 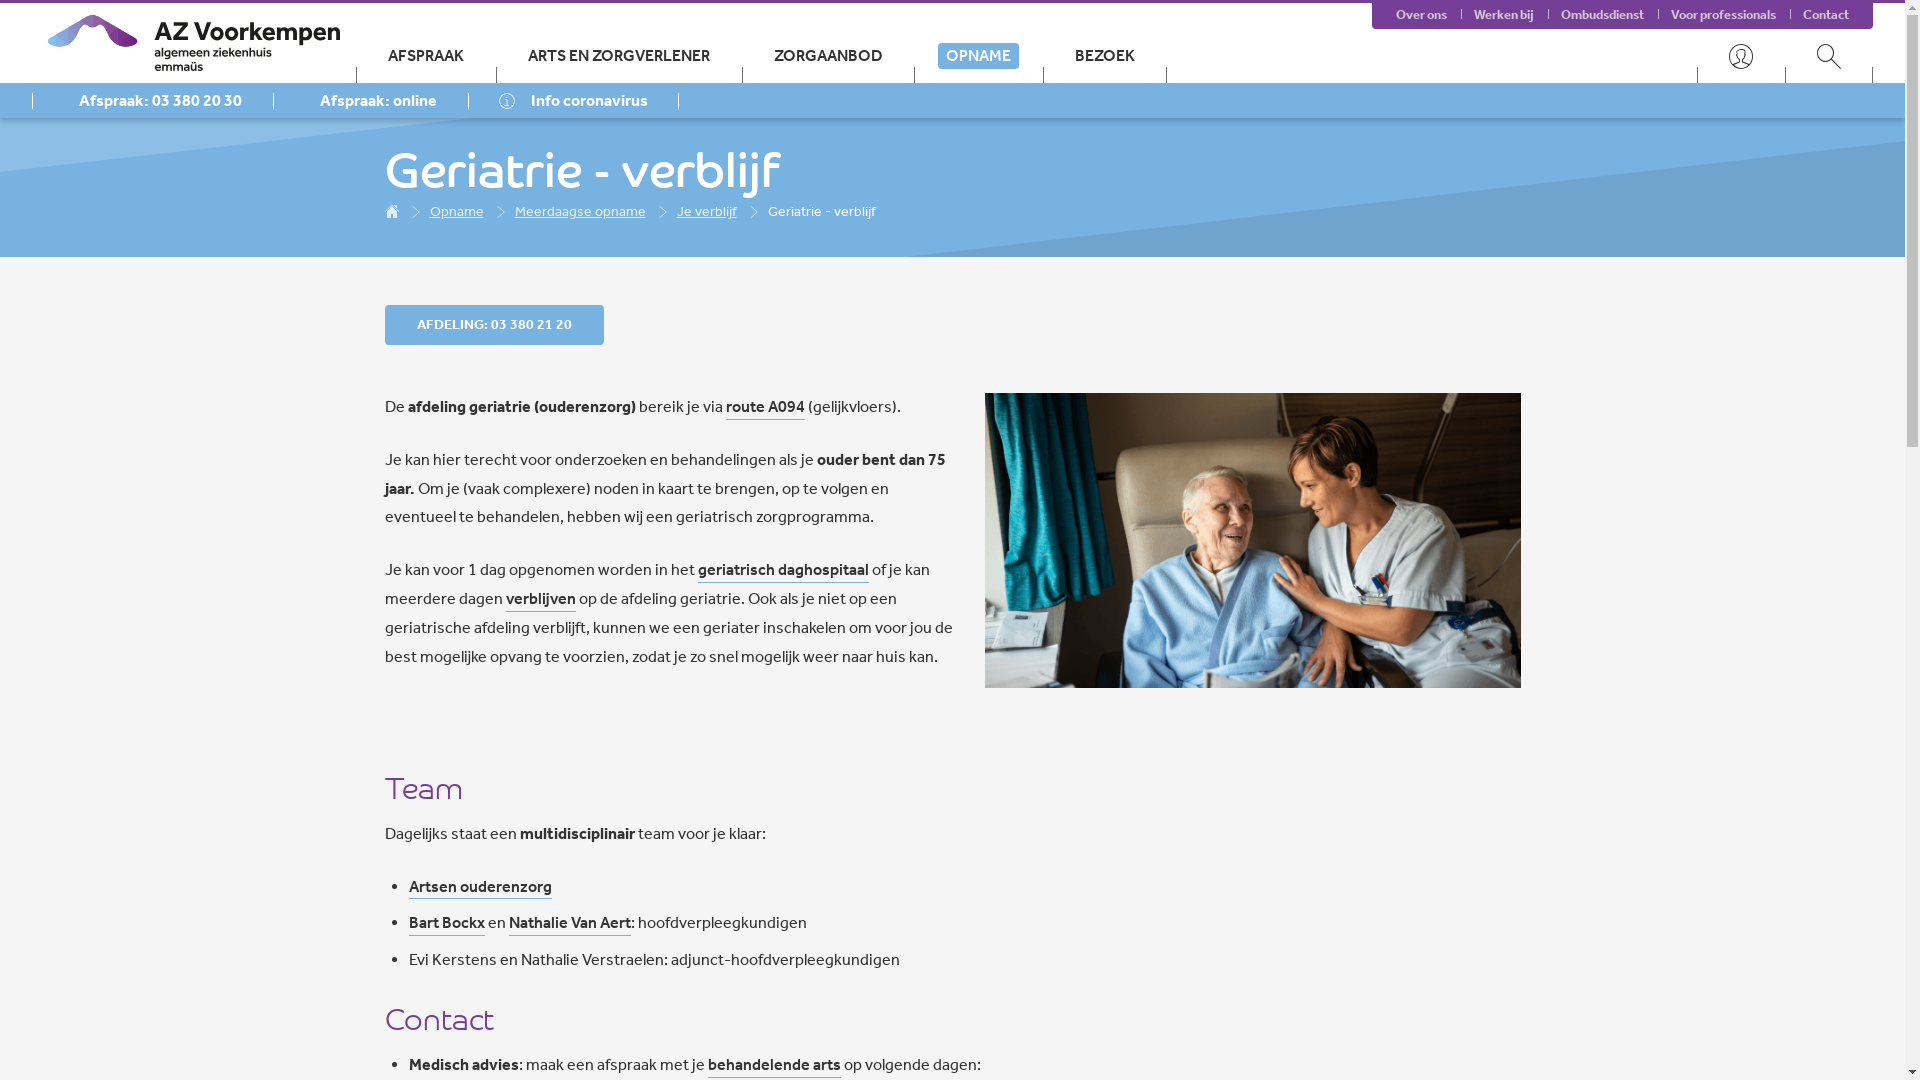 What do you see at coordinates (1722, 14) in the screenshot?
I see `'Voor professionals'` at bounding box center [1722, 14].